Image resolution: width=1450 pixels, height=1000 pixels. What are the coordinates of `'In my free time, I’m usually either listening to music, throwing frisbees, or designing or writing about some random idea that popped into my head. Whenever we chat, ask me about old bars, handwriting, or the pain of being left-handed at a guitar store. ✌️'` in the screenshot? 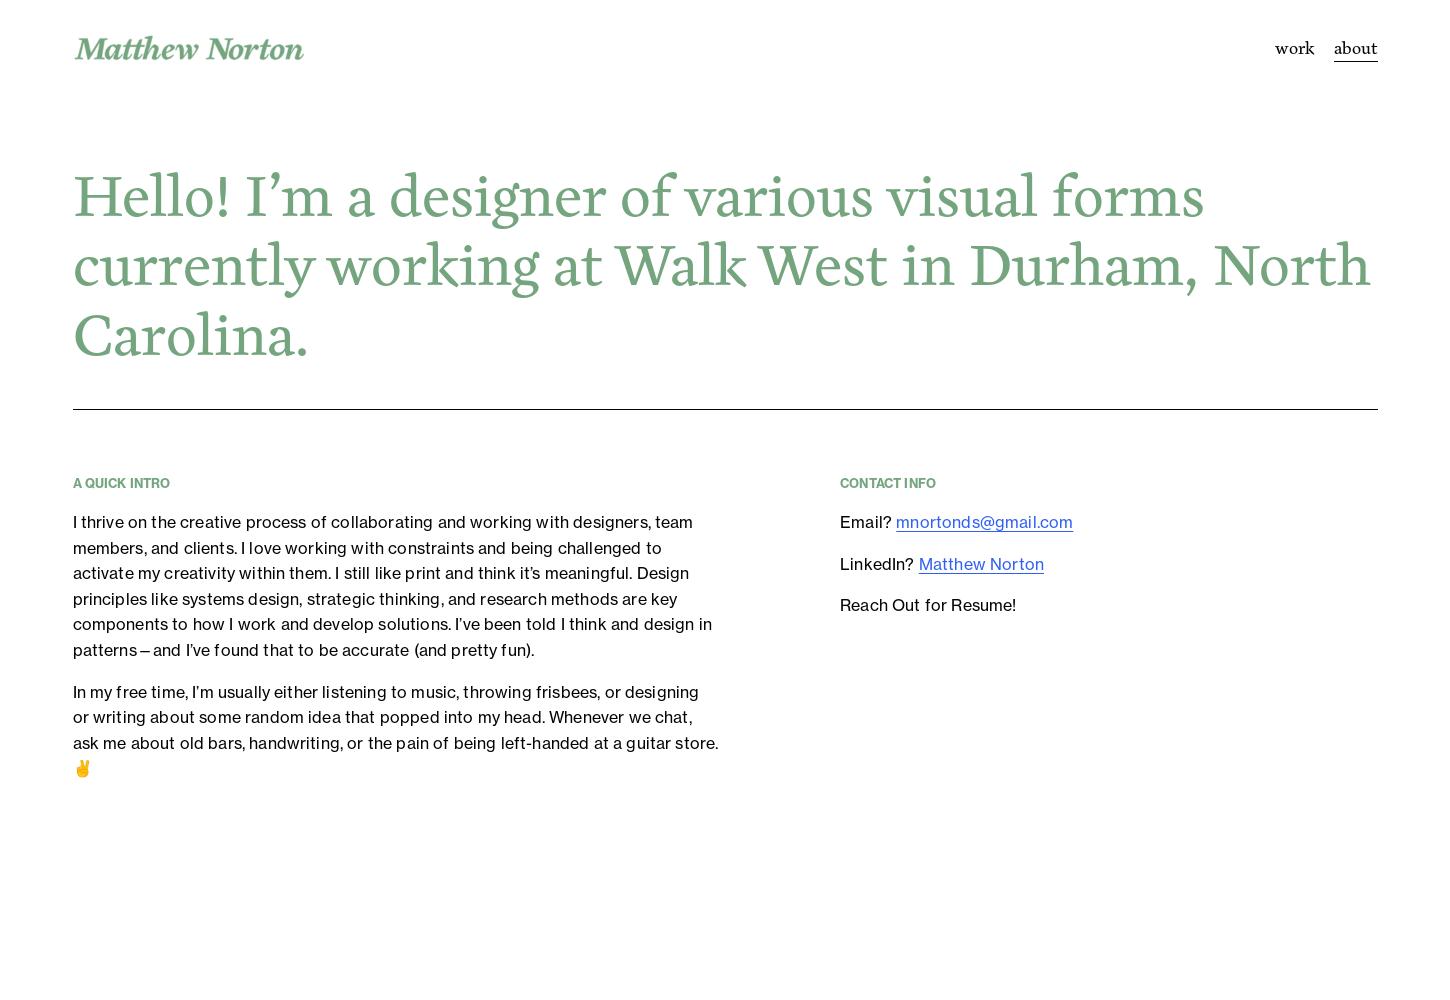 It's located at (396, 728).